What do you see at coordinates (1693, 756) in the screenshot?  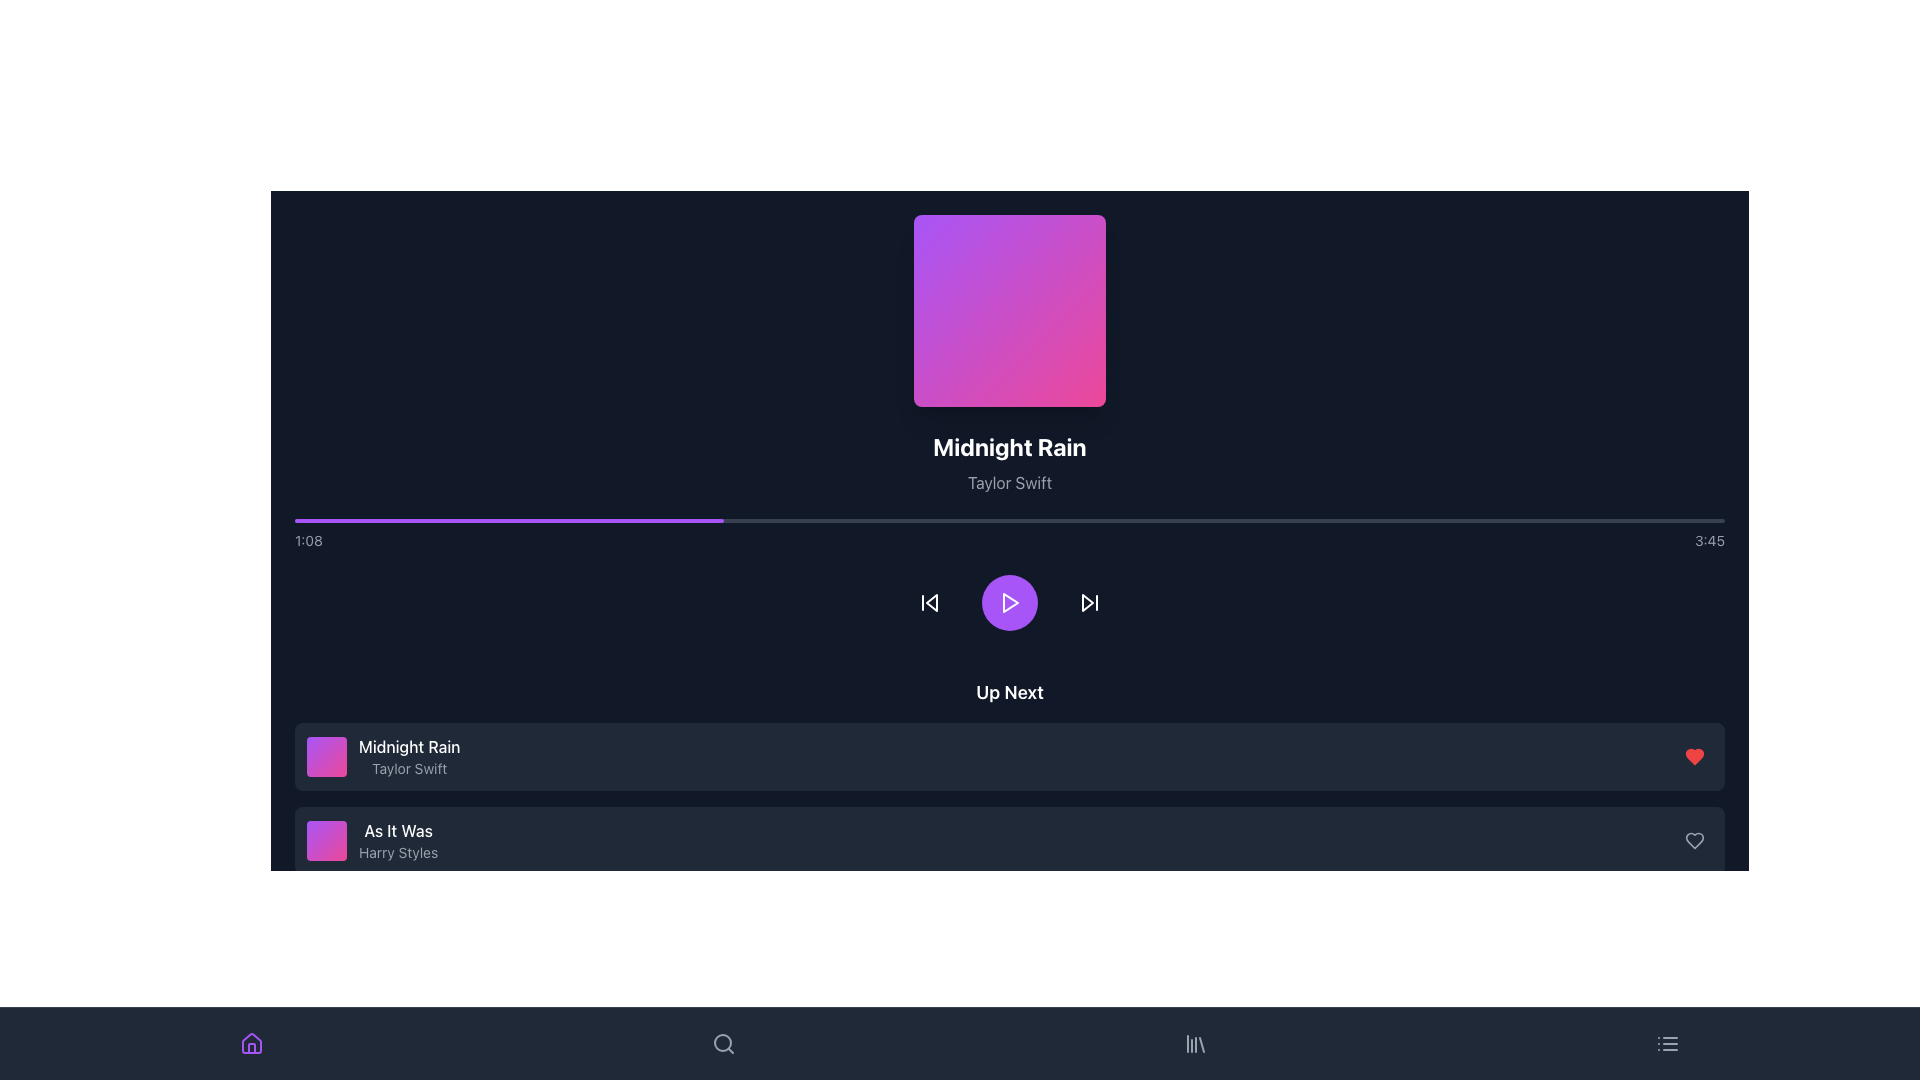 I see `the heart-shaped vector icon on the right side of the song tile for 'As It Was' by Harry Styles to mark or unmark it as a favorite` at bounding box center [1693, 756].